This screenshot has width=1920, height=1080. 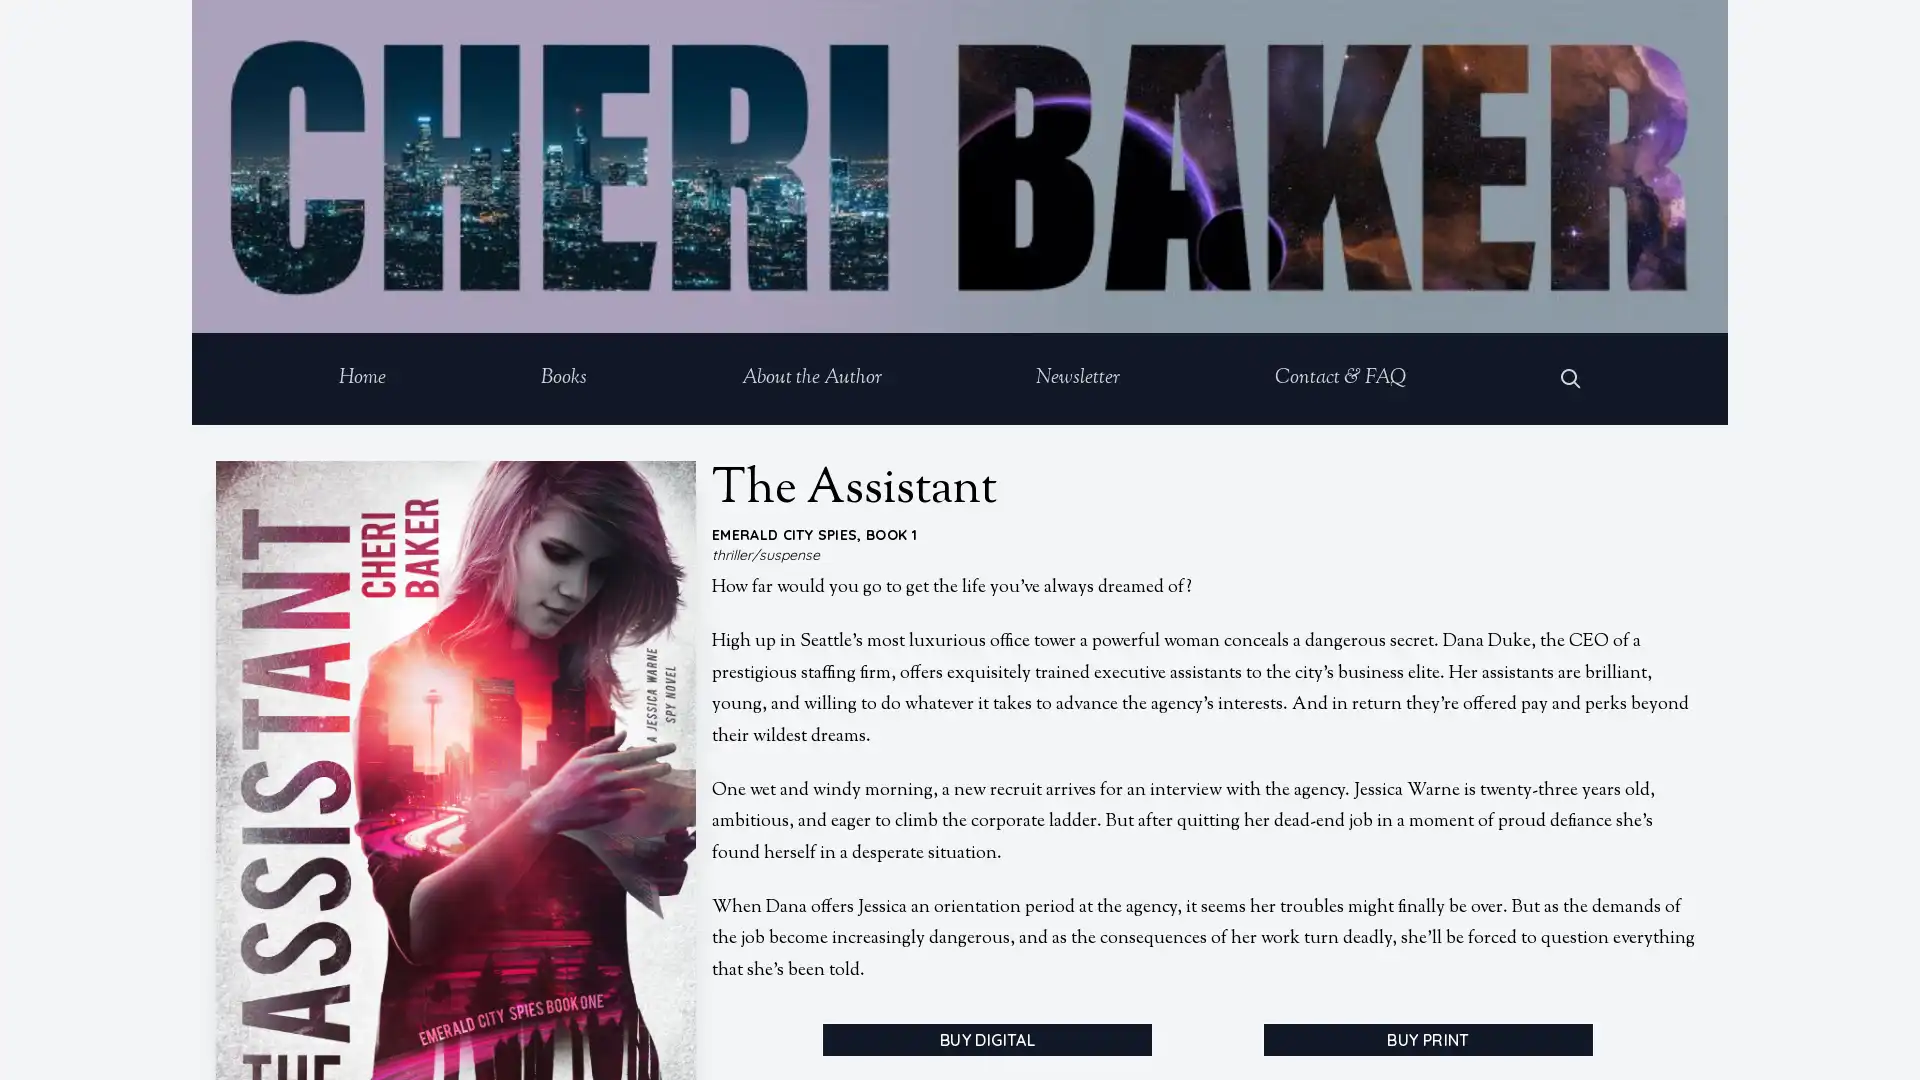 I want to click on BUY DIGITAL, so click(x=987, y=1037).